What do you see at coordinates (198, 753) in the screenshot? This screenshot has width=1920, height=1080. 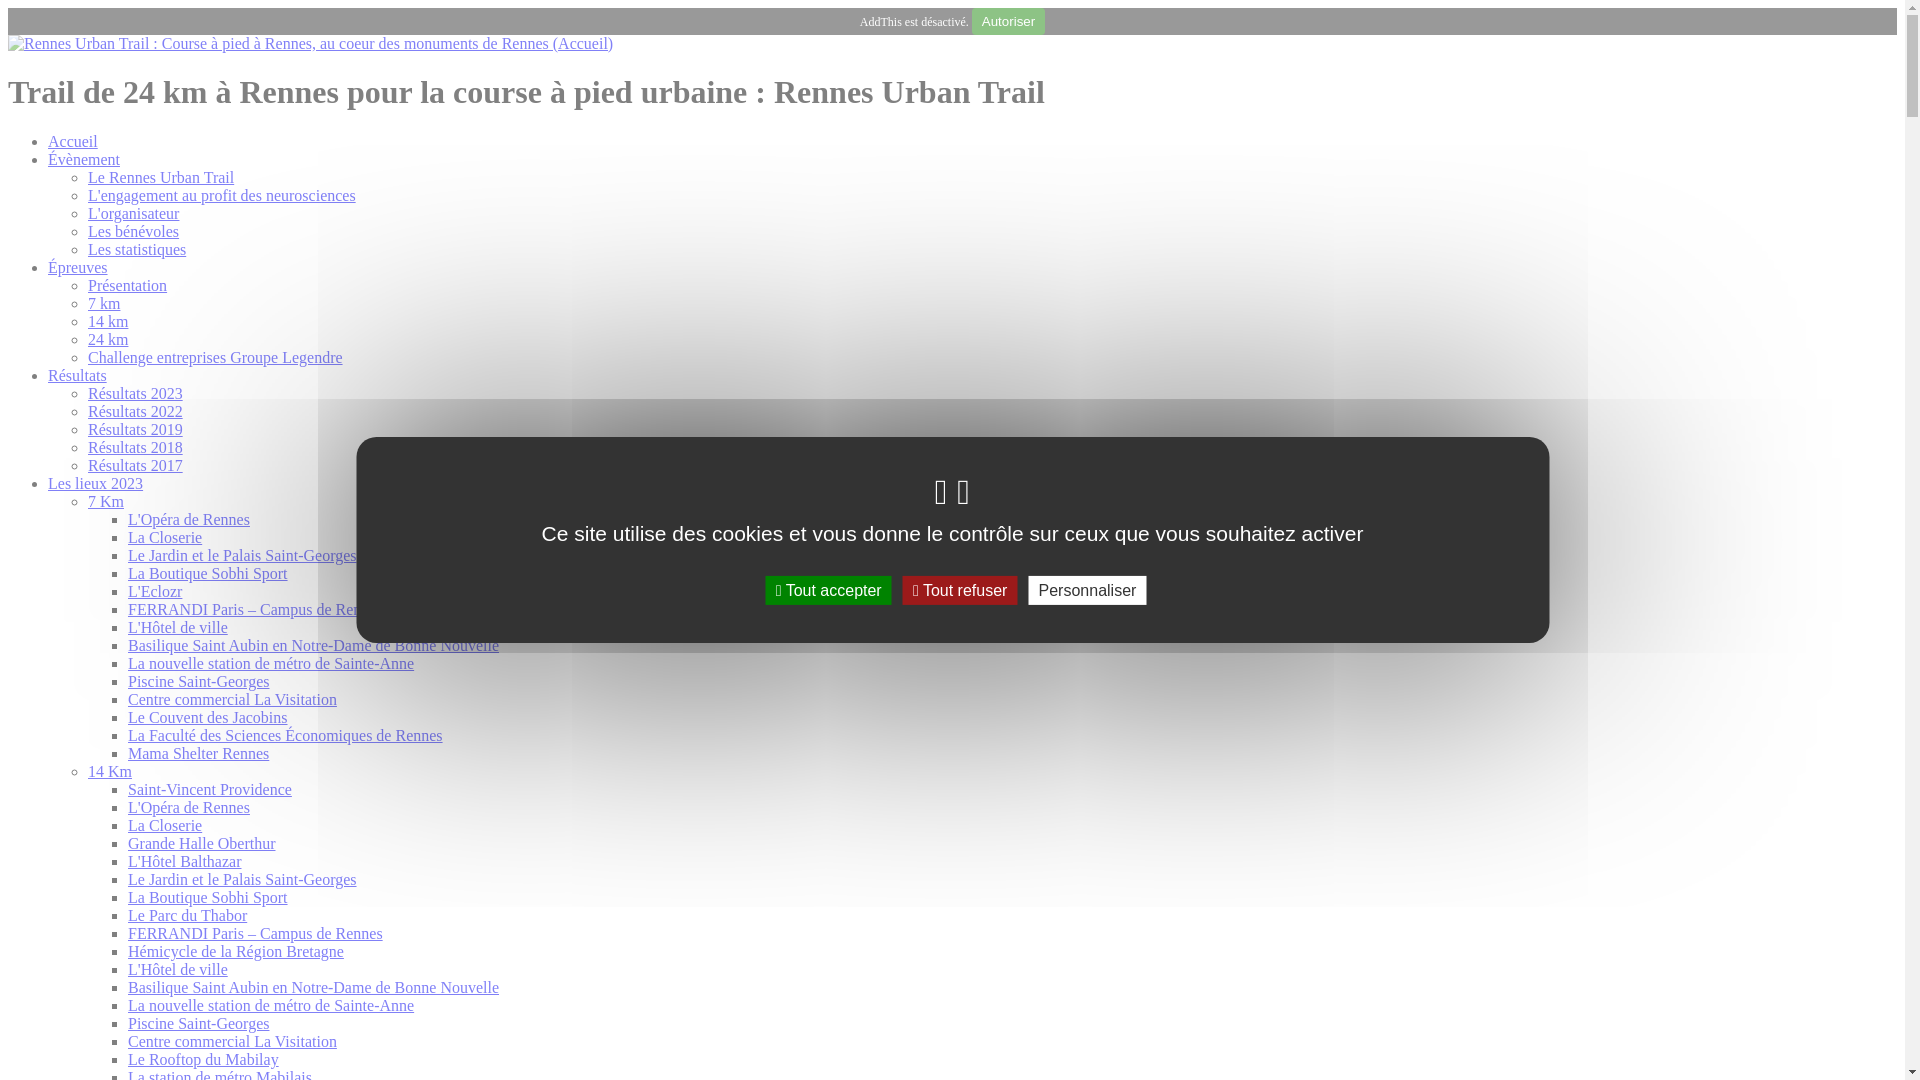 I see `'Mama Shelter Rennes'` at bounding box center [198, 753].